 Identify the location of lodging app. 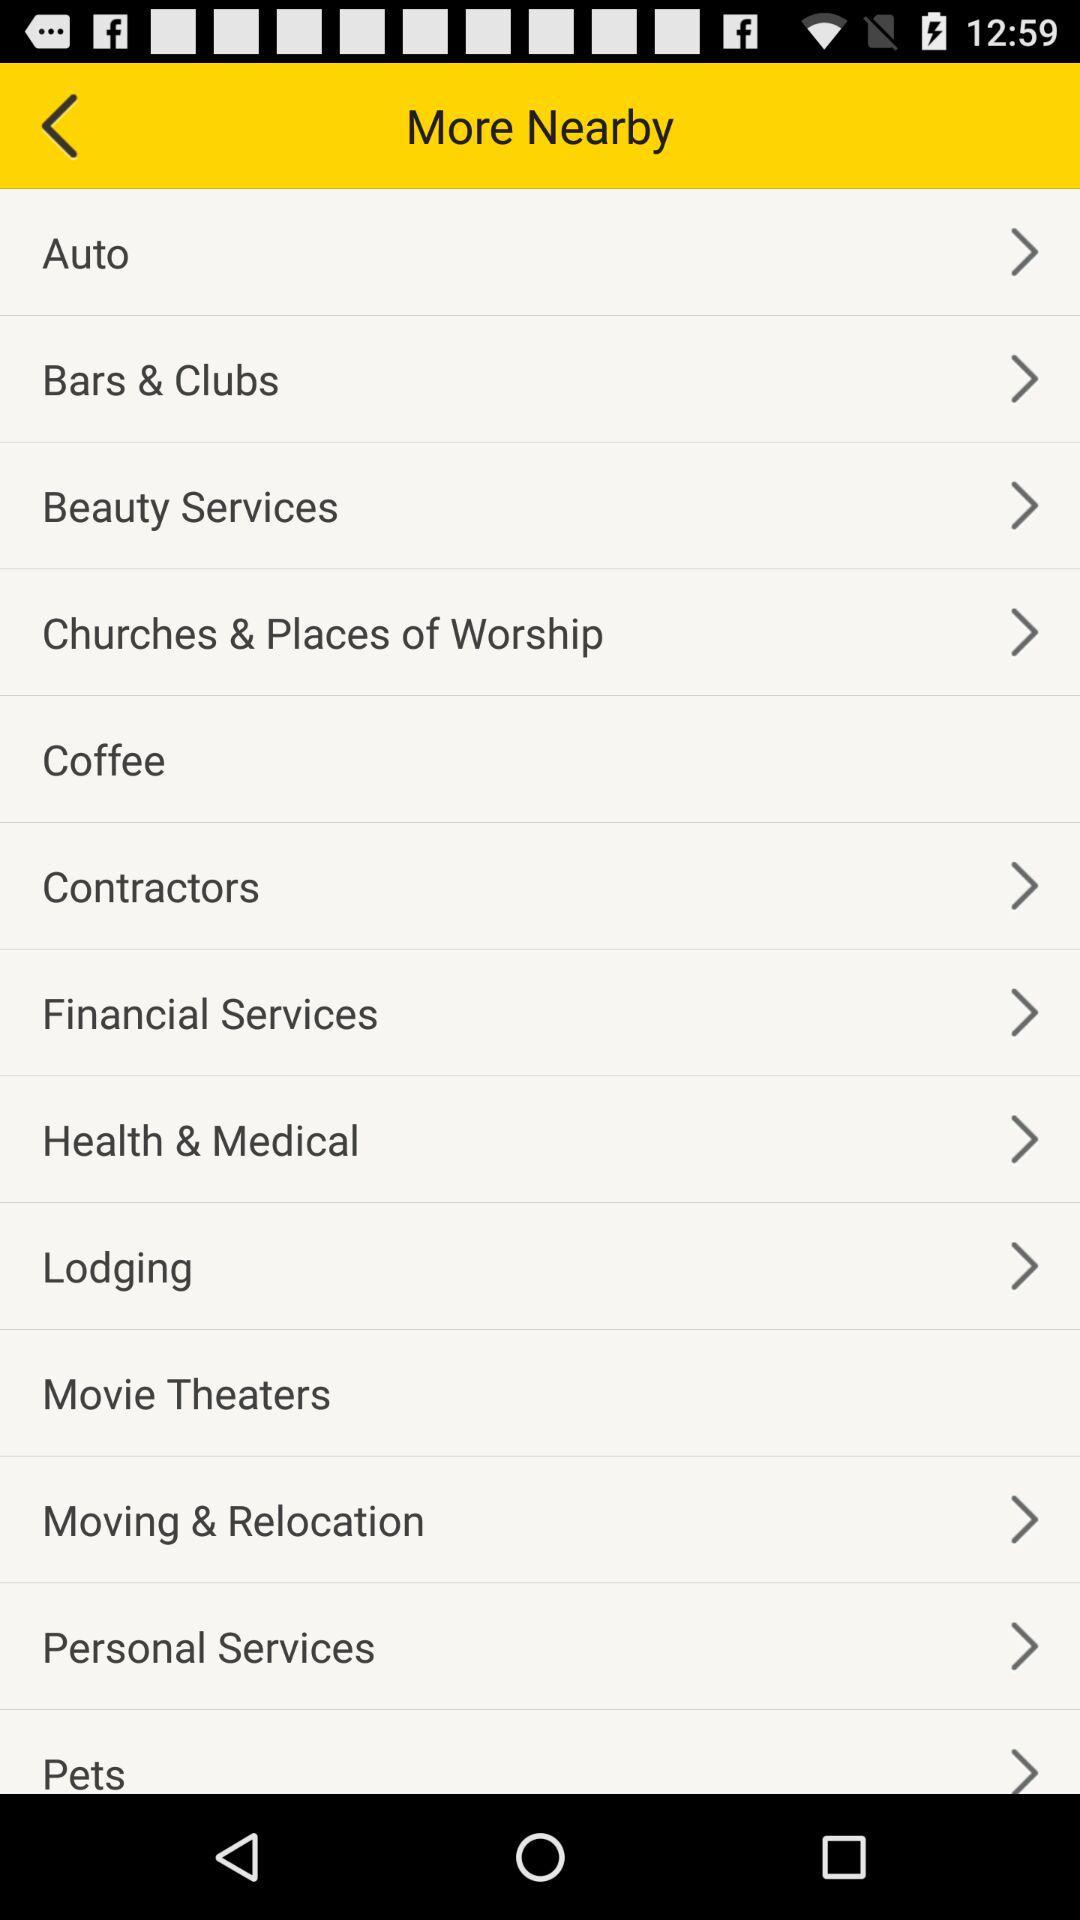
(117, 1265).